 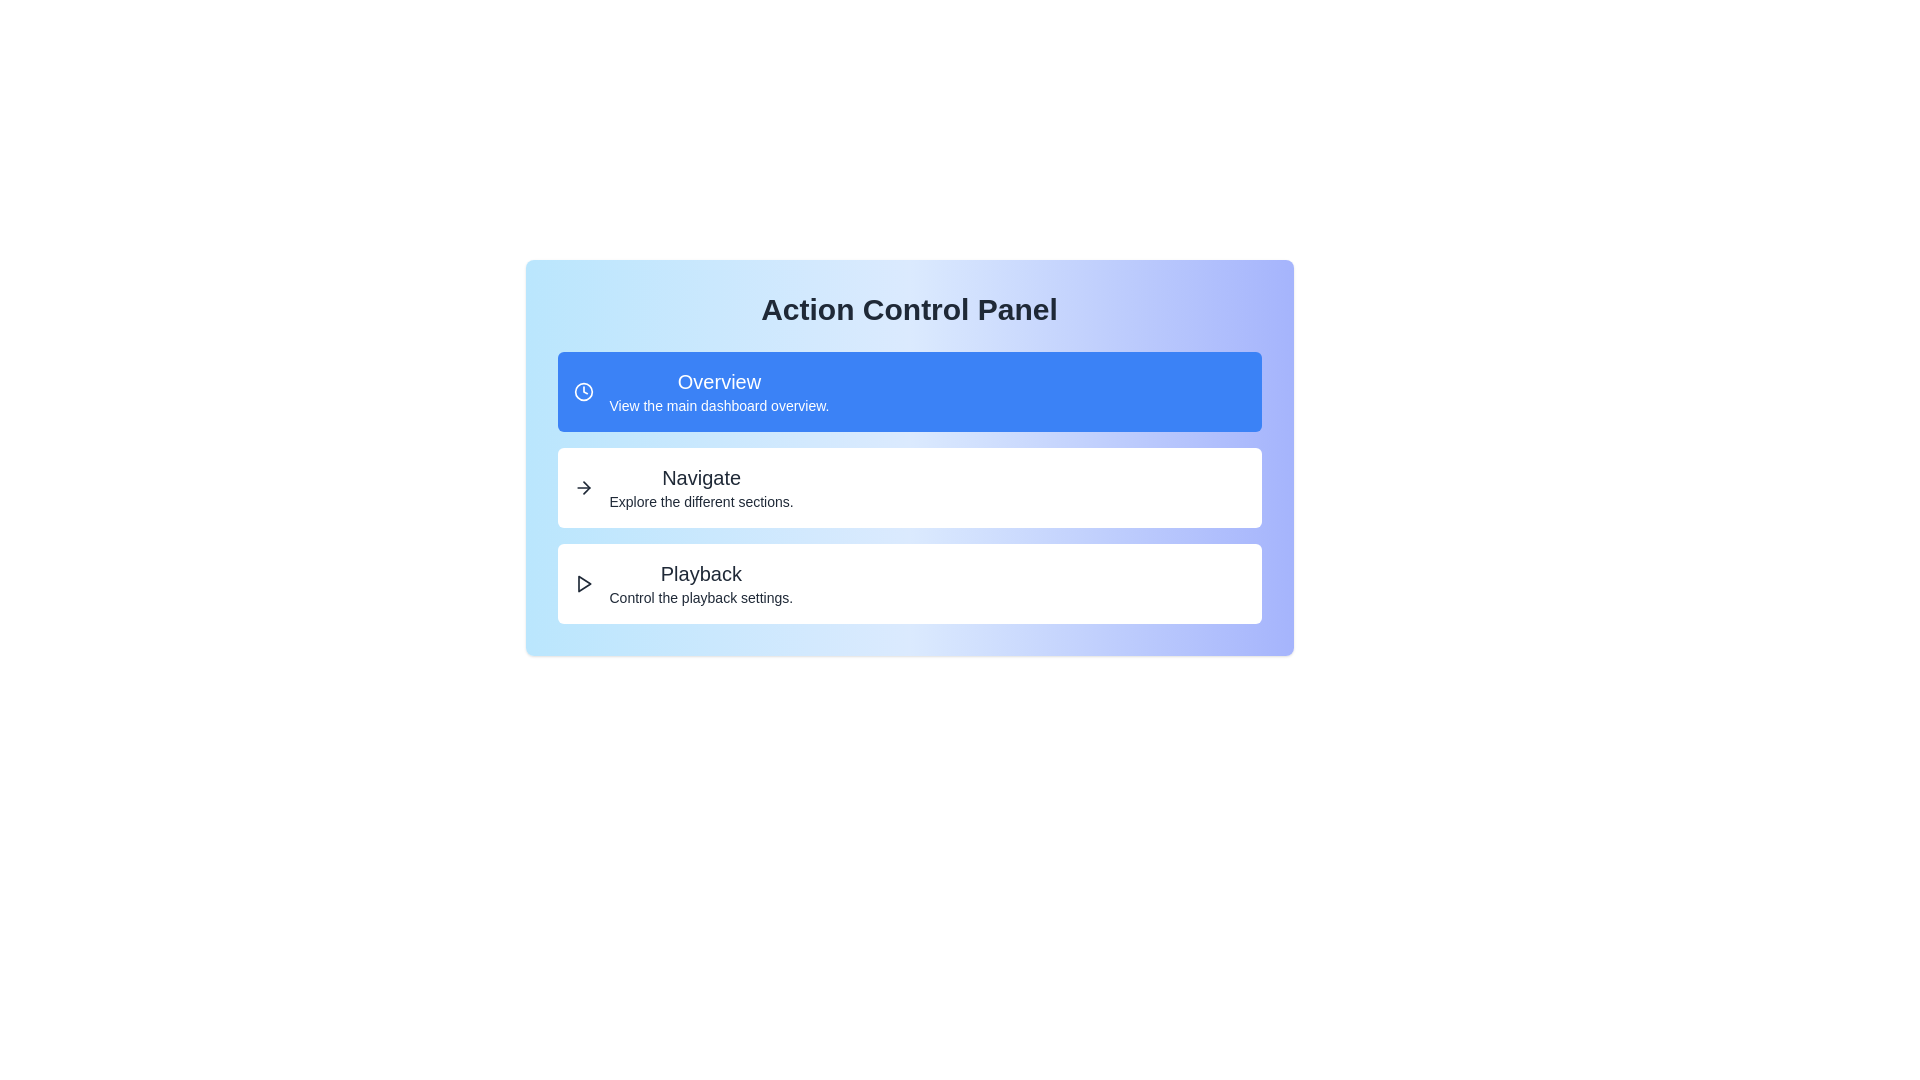 I want to click on the 'Overview' static text element, which is a bold label on a blue background, positioned at the top of the 'Action Control Panel' section, so click(x=719, y=381).